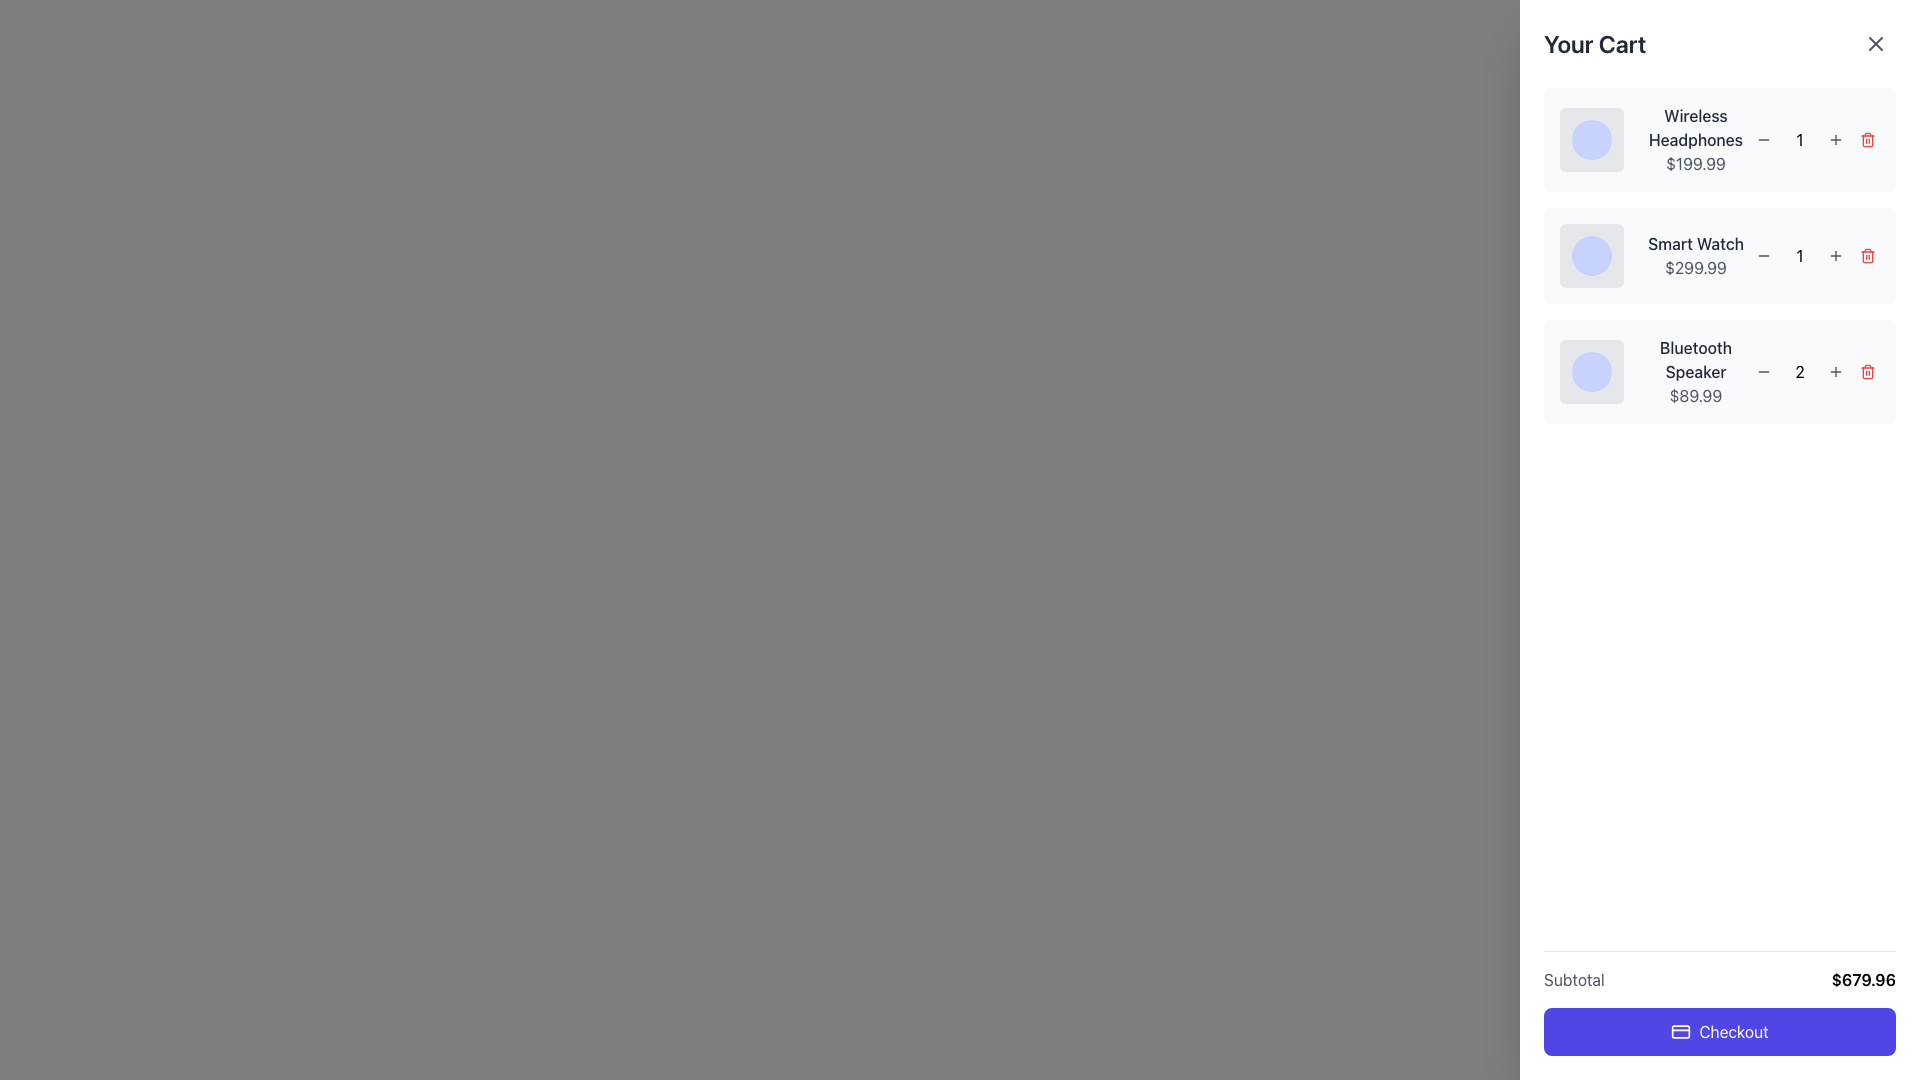  Describe the element at coordinates (1866, 371) in the screenshot. I see `the remove icon located at the far right side of the Bluetooth Speaker item in the cart` at that location.